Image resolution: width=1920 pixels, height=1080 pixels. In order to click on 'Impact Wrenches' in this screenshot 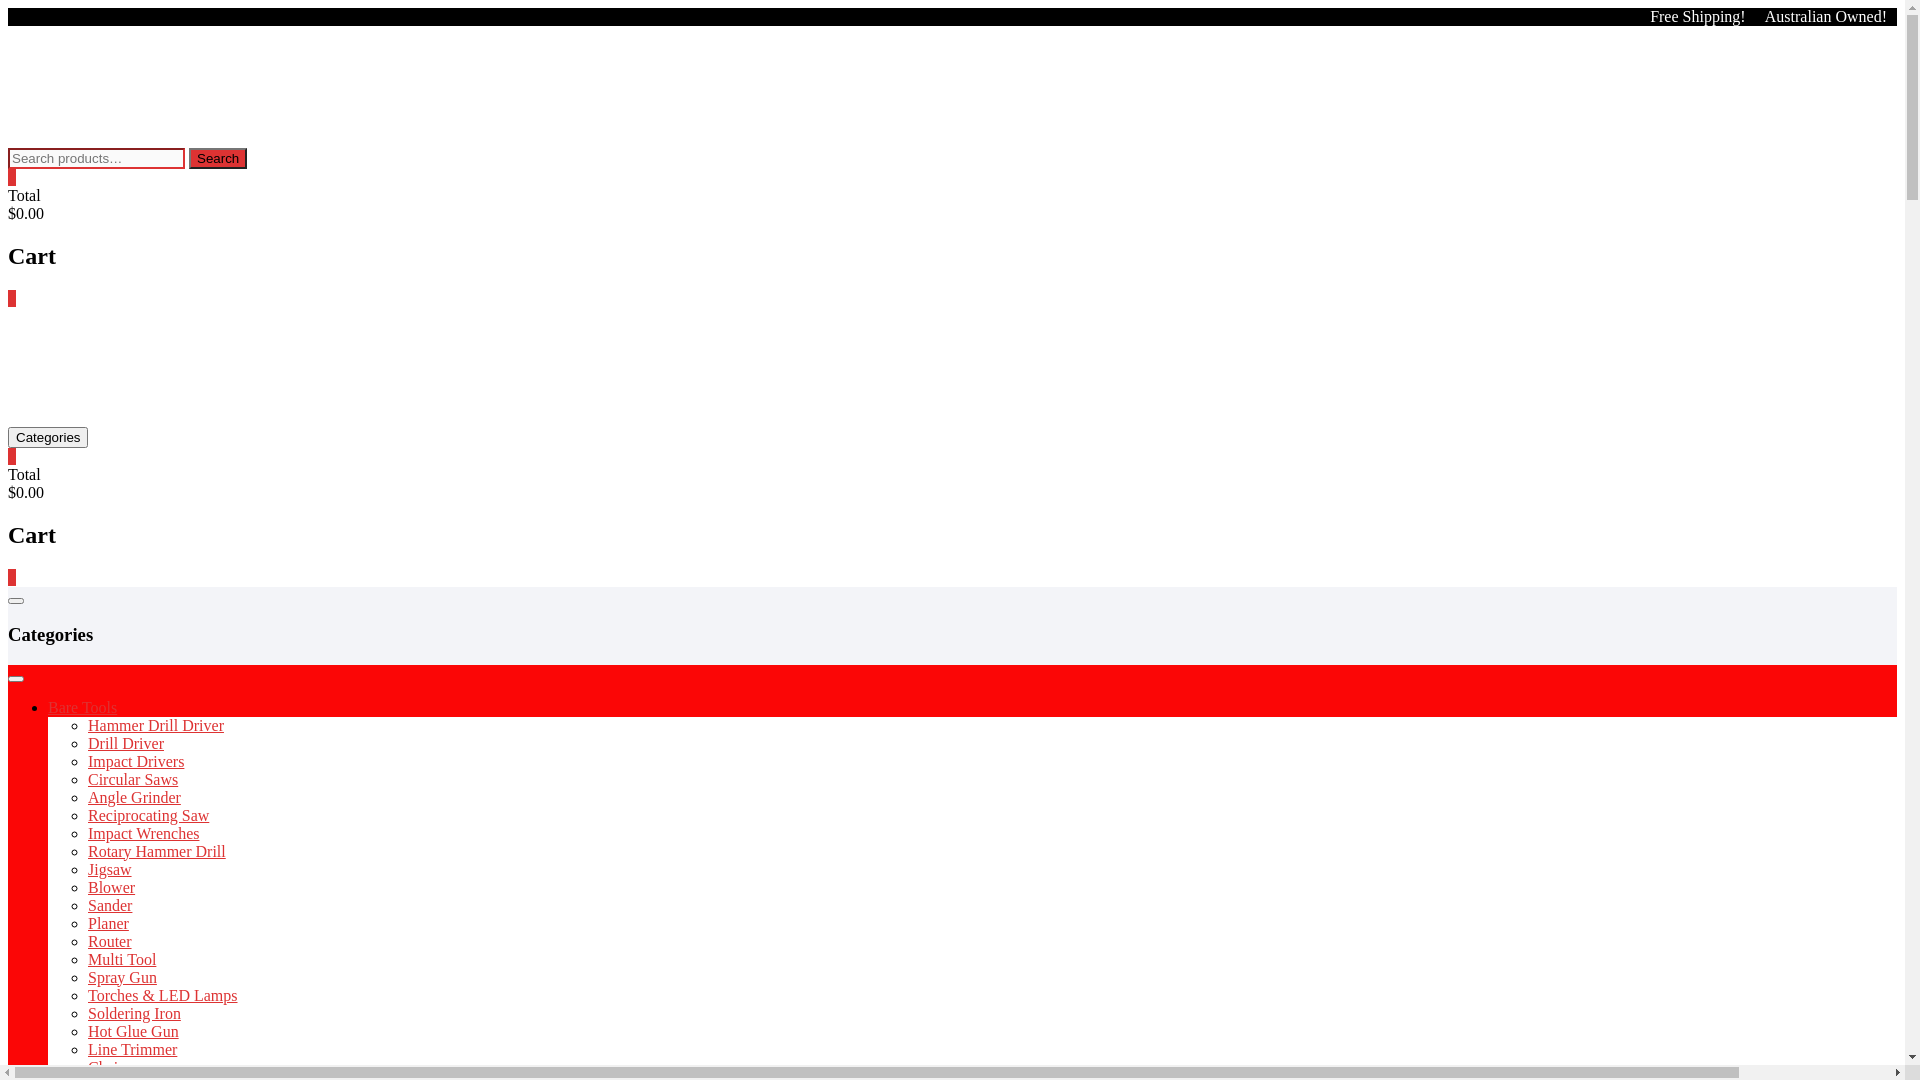, I will do `click(86, 833)`.